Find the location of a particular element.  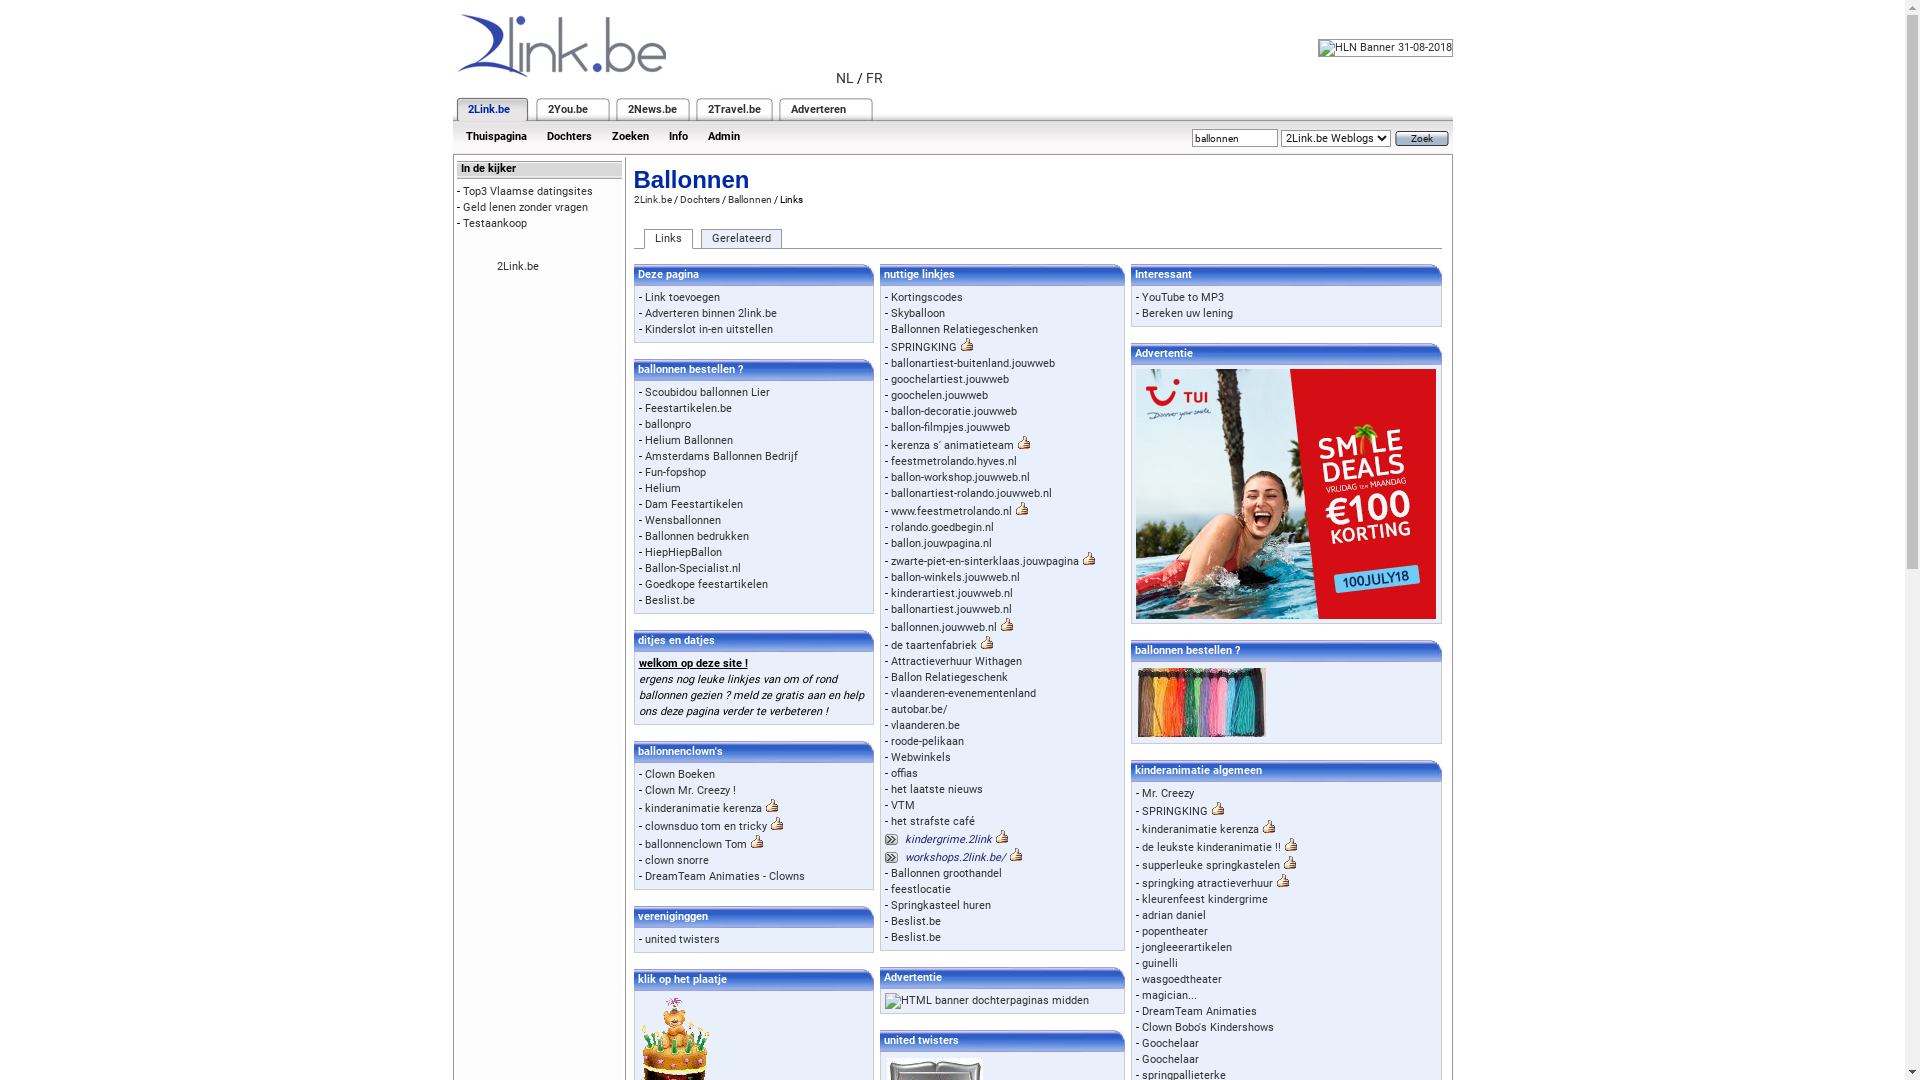

'ballonpro' is located at coordinates (667, 423).